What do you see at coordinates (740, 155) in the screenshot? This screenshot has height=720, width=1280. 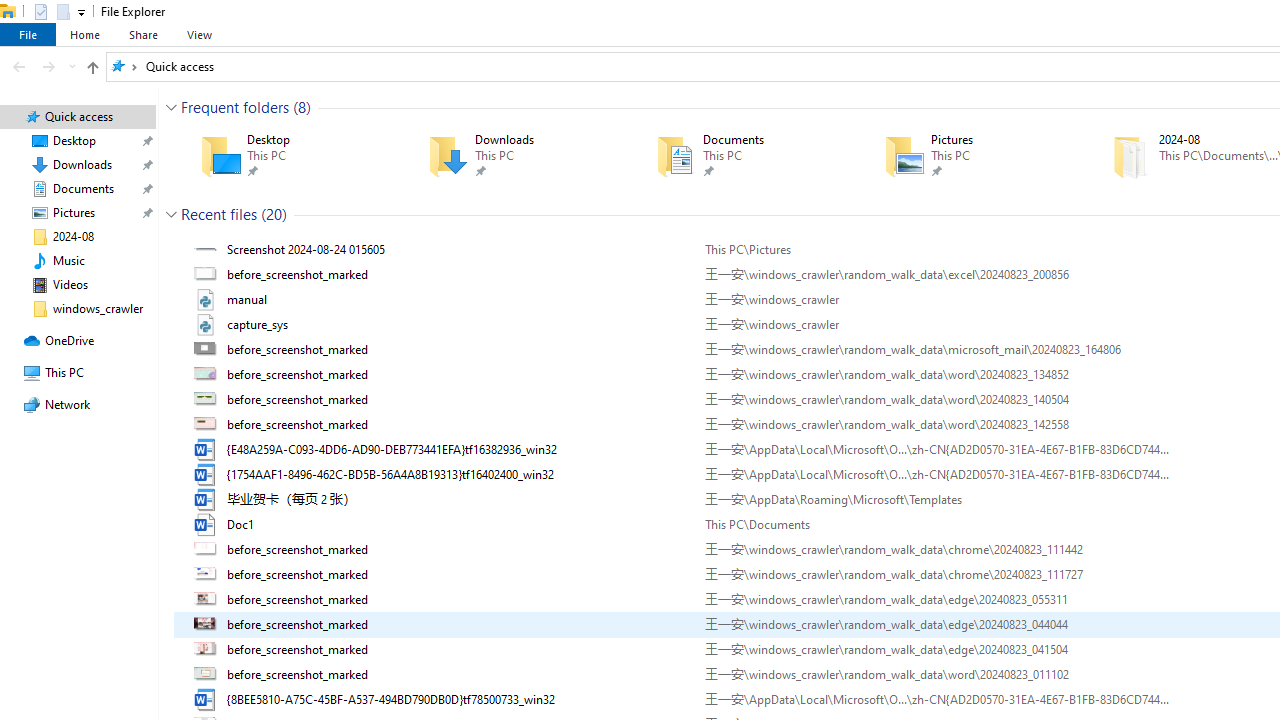 I see `'Documents'` at bounding box center [740, 155].